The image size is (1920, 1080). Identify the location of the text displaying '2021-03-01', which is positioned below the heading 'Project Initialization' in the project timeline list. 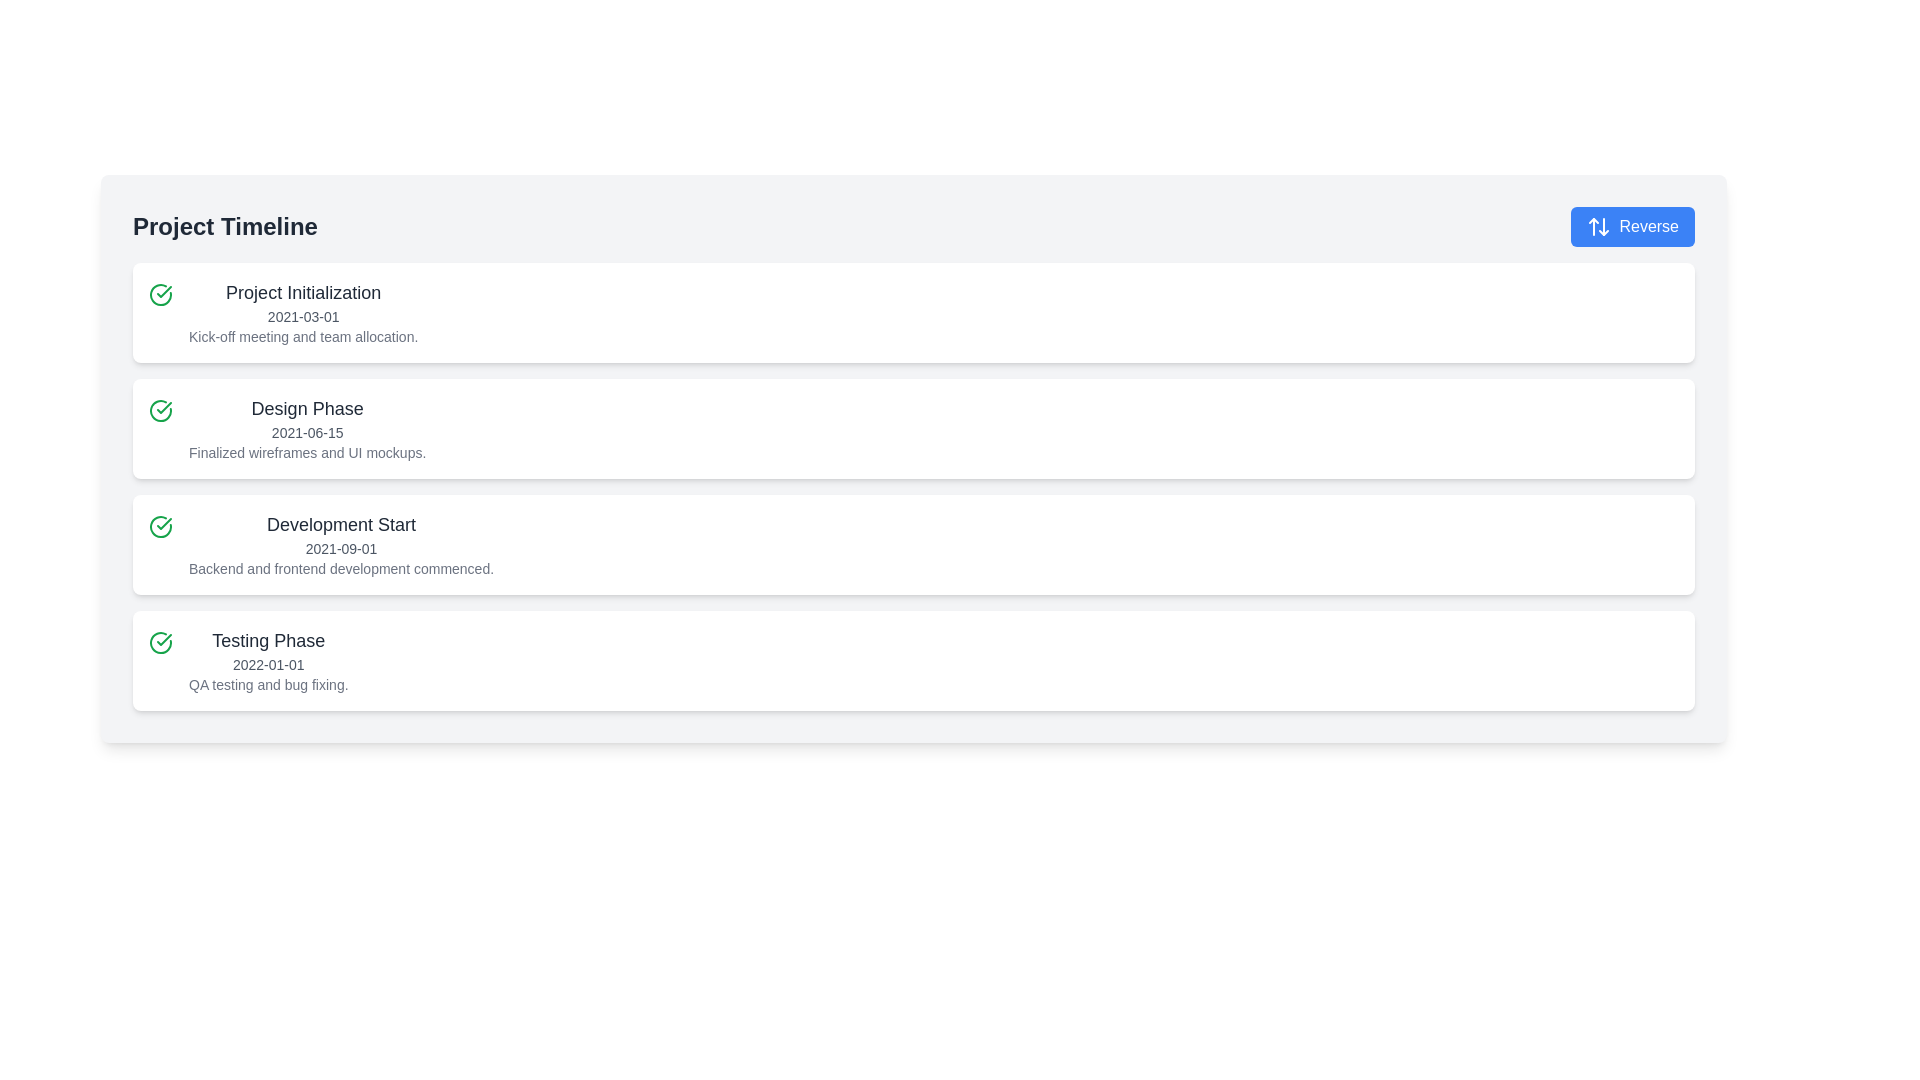
(302, 315).